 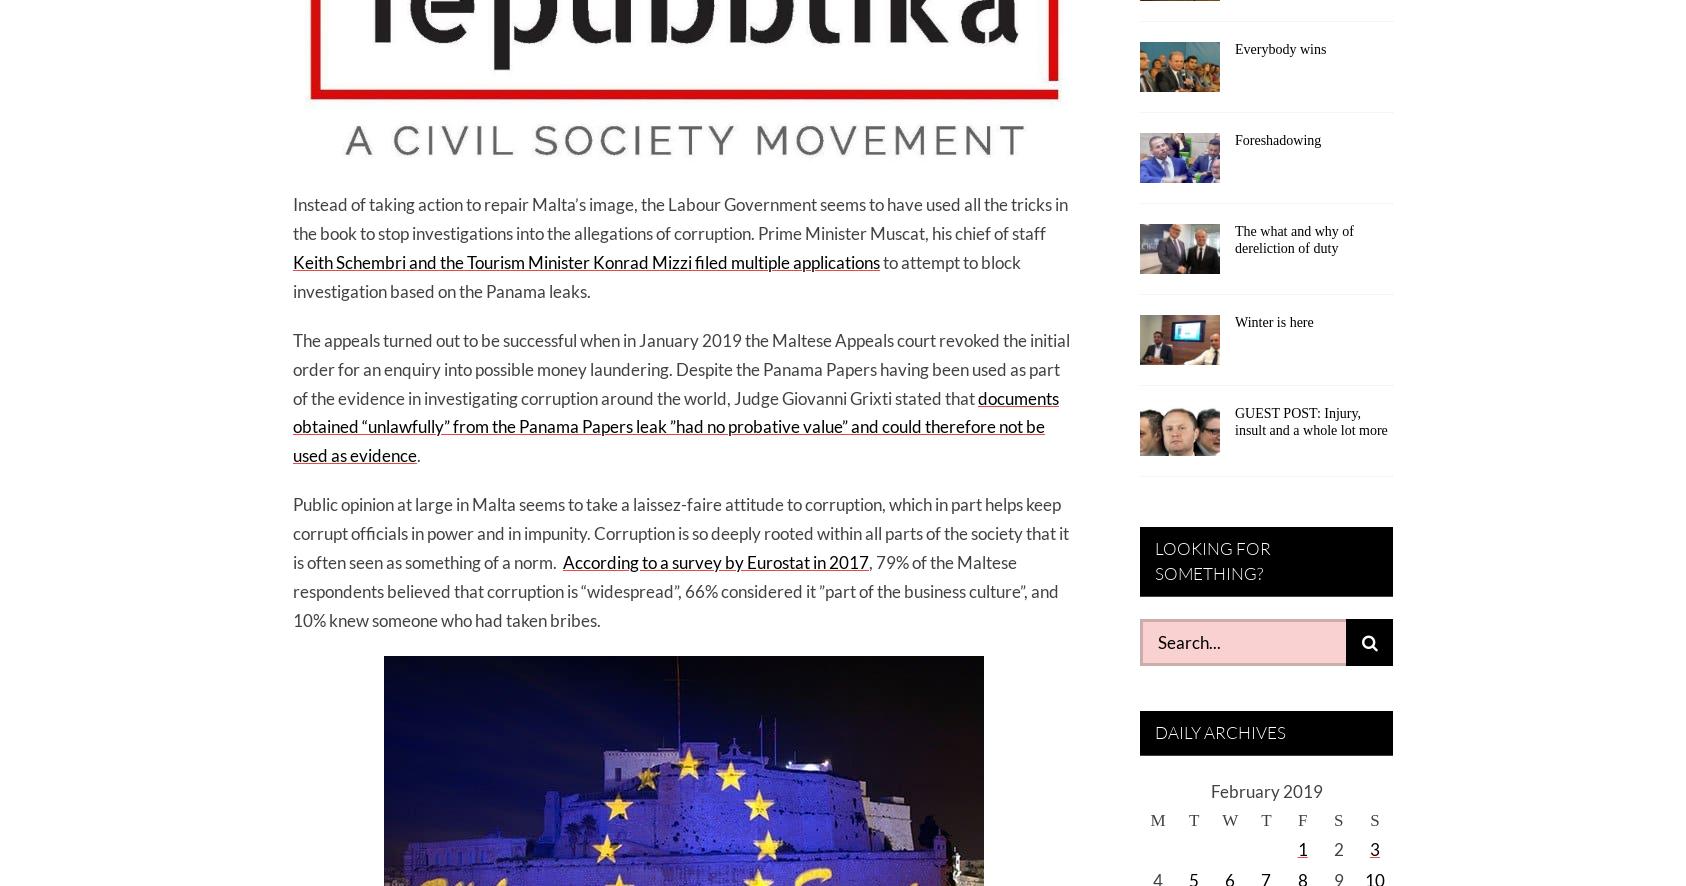 What do you see at coordinates (1219, 732) in the screenshot?
I see `'DAILY ARCHIVES'` at bounding box center [1219, 732].